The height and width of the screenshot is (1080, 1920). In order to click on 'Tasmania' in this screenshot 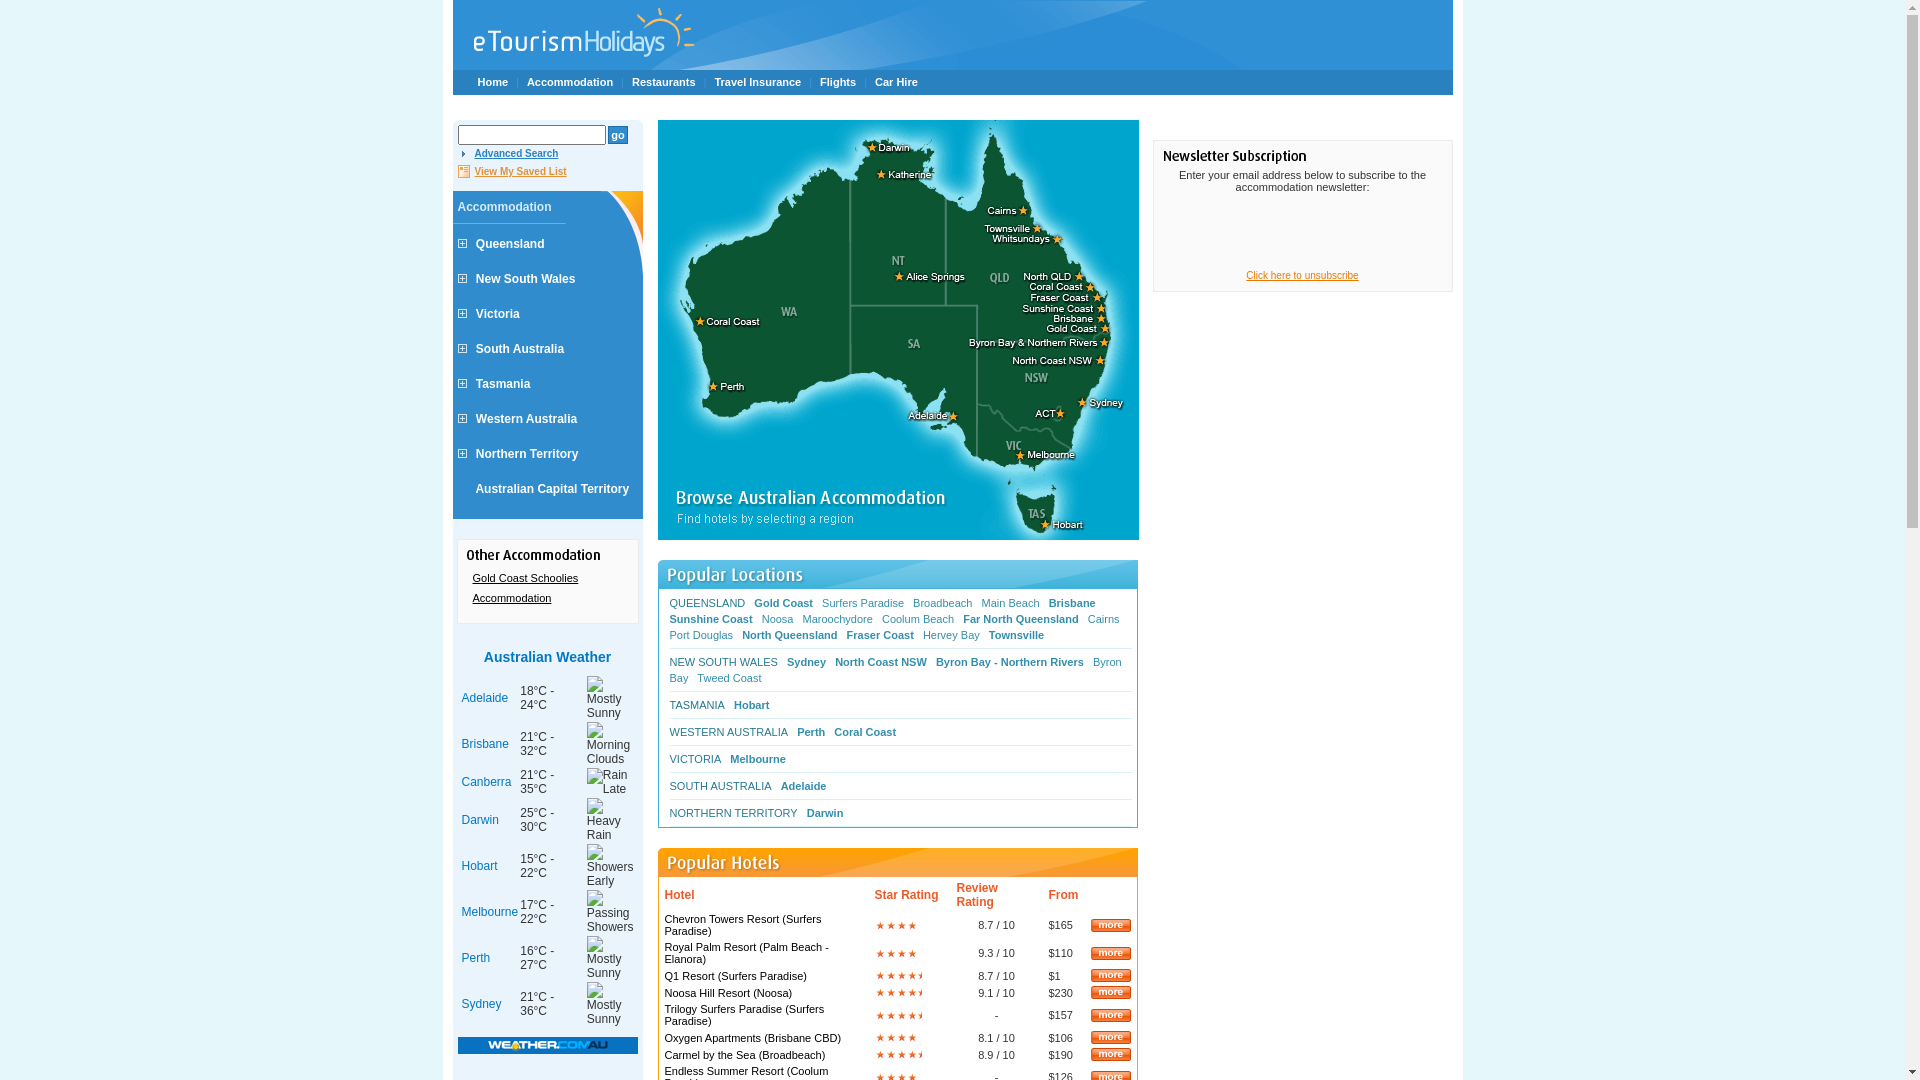, I will do `click(503, 384)`.